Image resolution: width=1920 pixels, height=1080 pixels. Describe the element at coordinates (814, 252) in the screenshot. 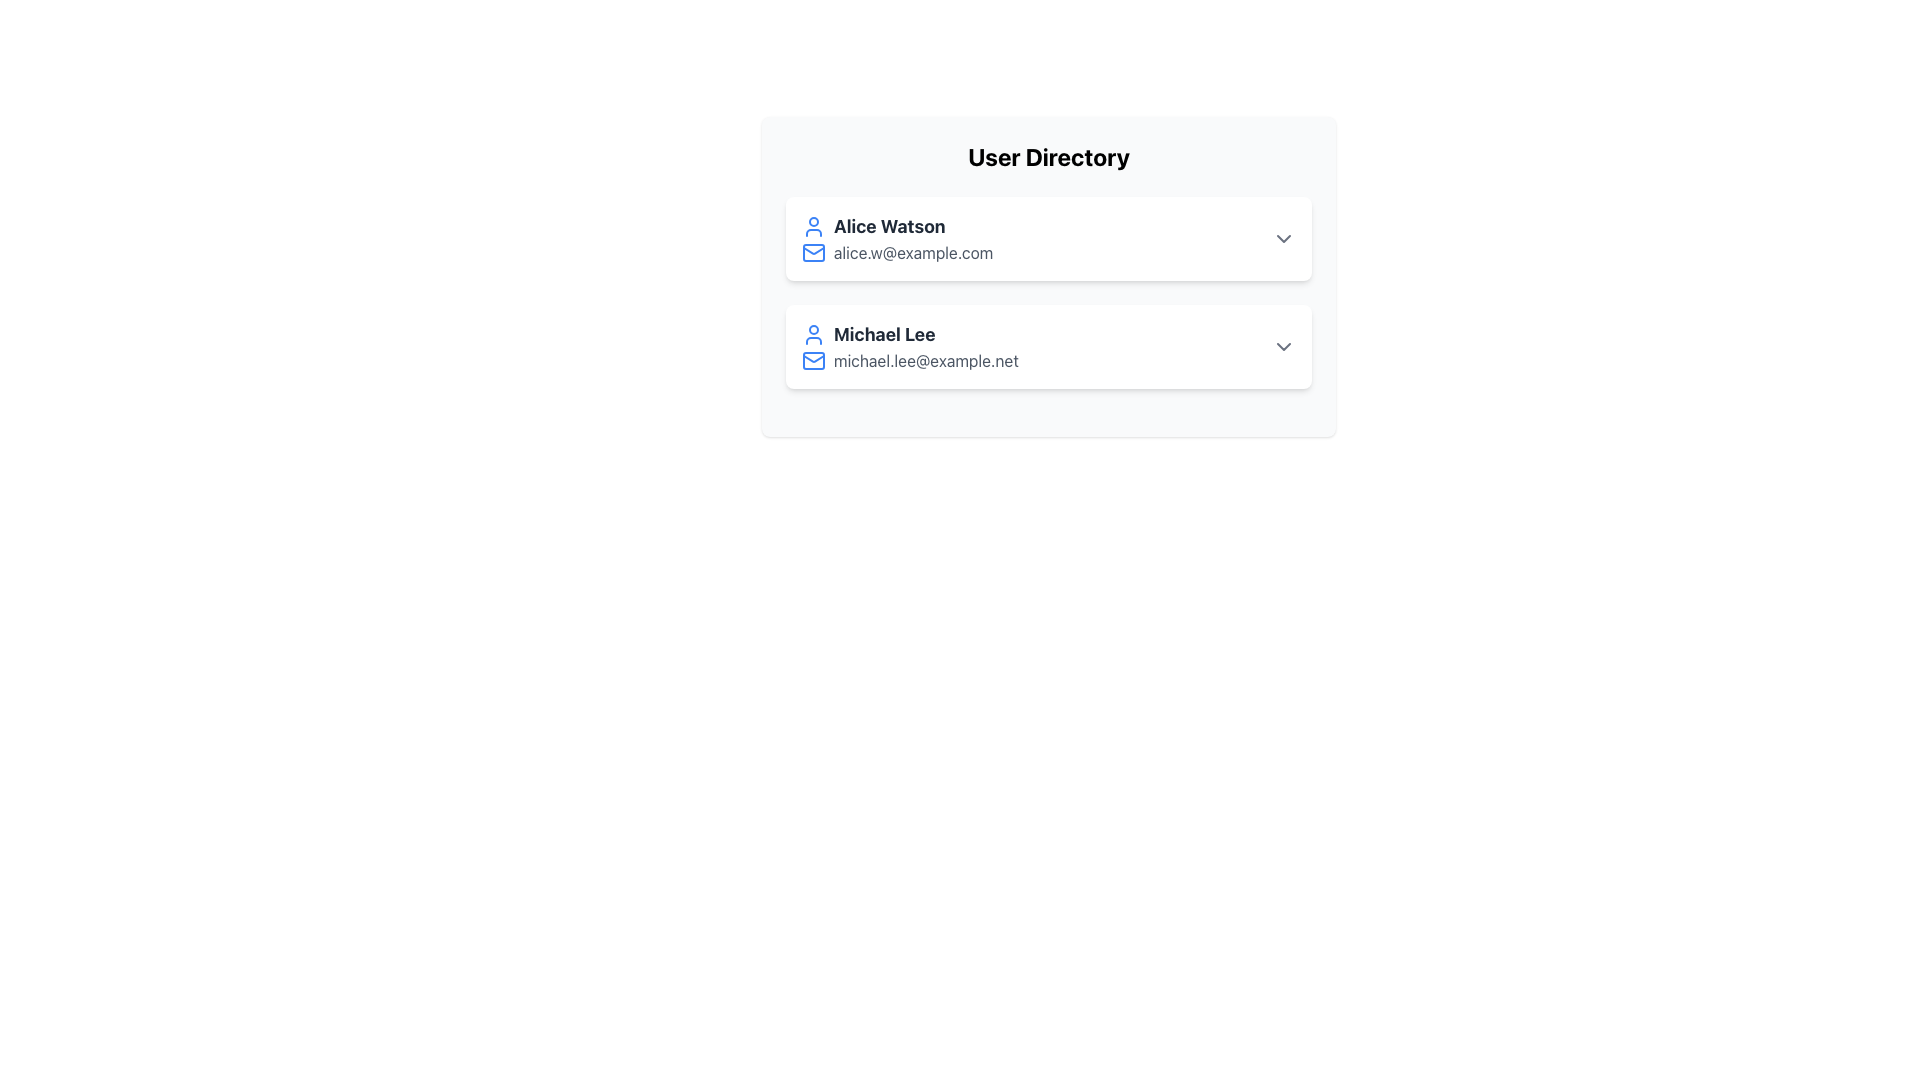

I see `the blue, rounded rectangle SVG element representing an email envelope icon for Alice Watson, located to the left of the email address 'alice.w@example.com'` at that location.